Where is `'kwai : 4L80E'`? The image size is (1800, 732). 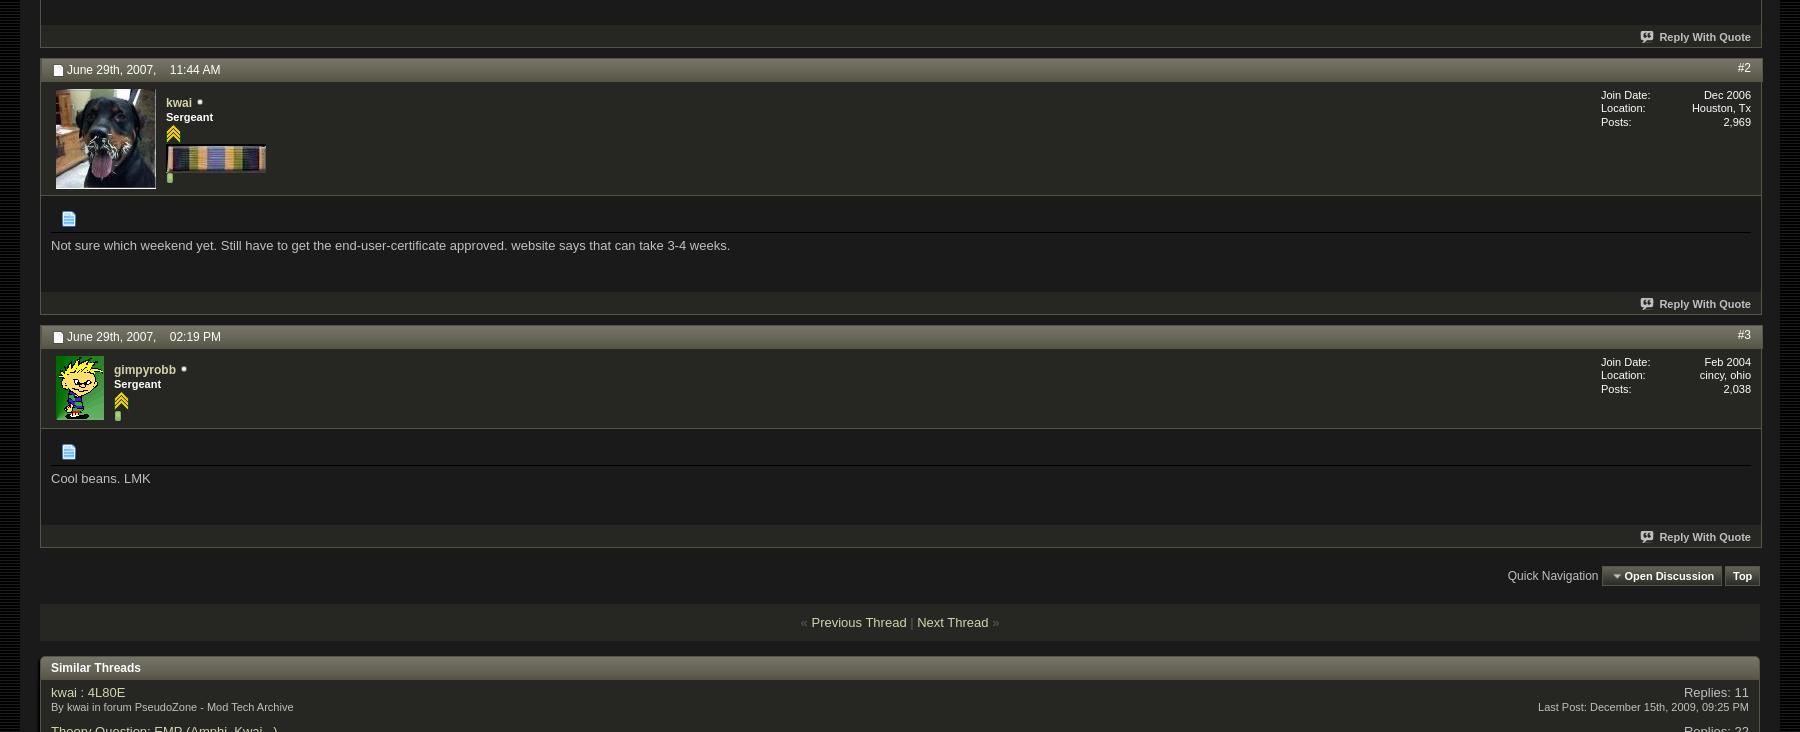 'kwai : 4L80E' is located at coordinates (87, 691).